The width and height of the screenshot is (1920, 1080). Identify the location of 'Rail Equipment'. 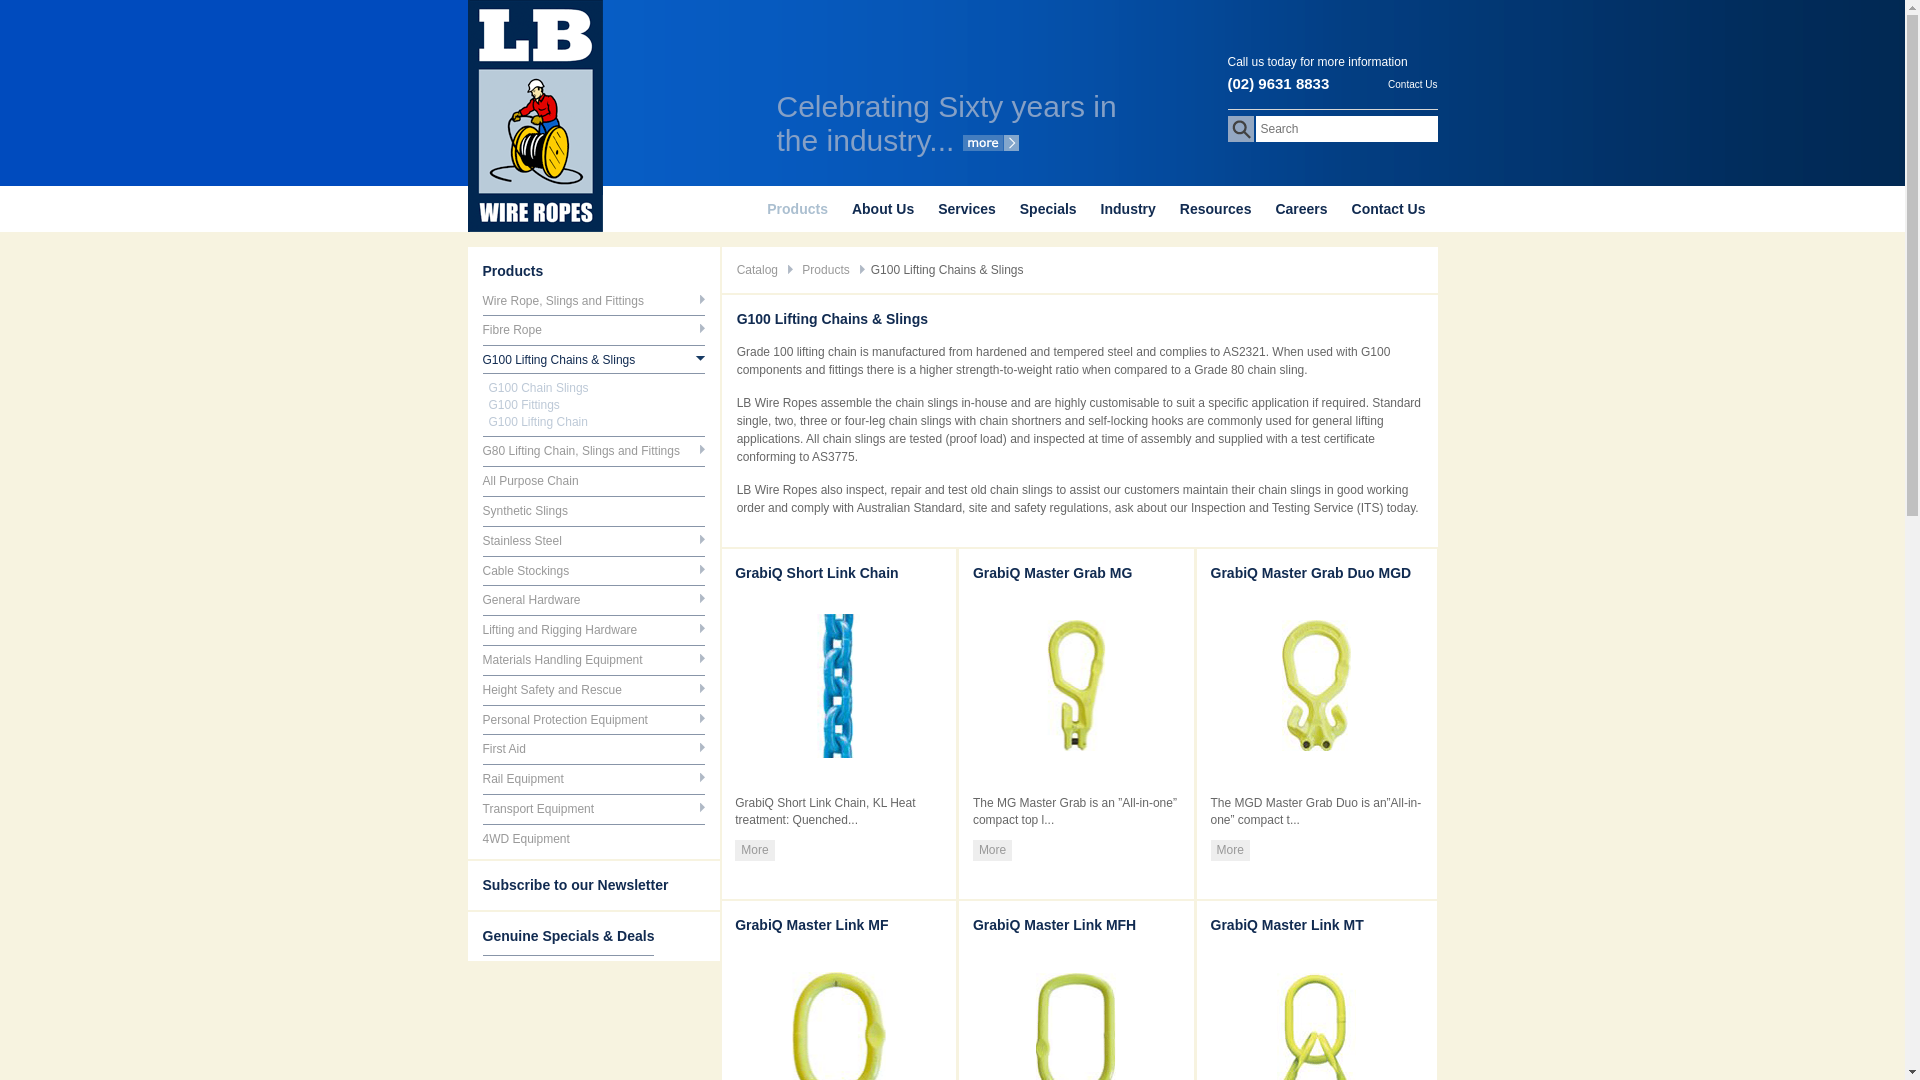
(522, 778).